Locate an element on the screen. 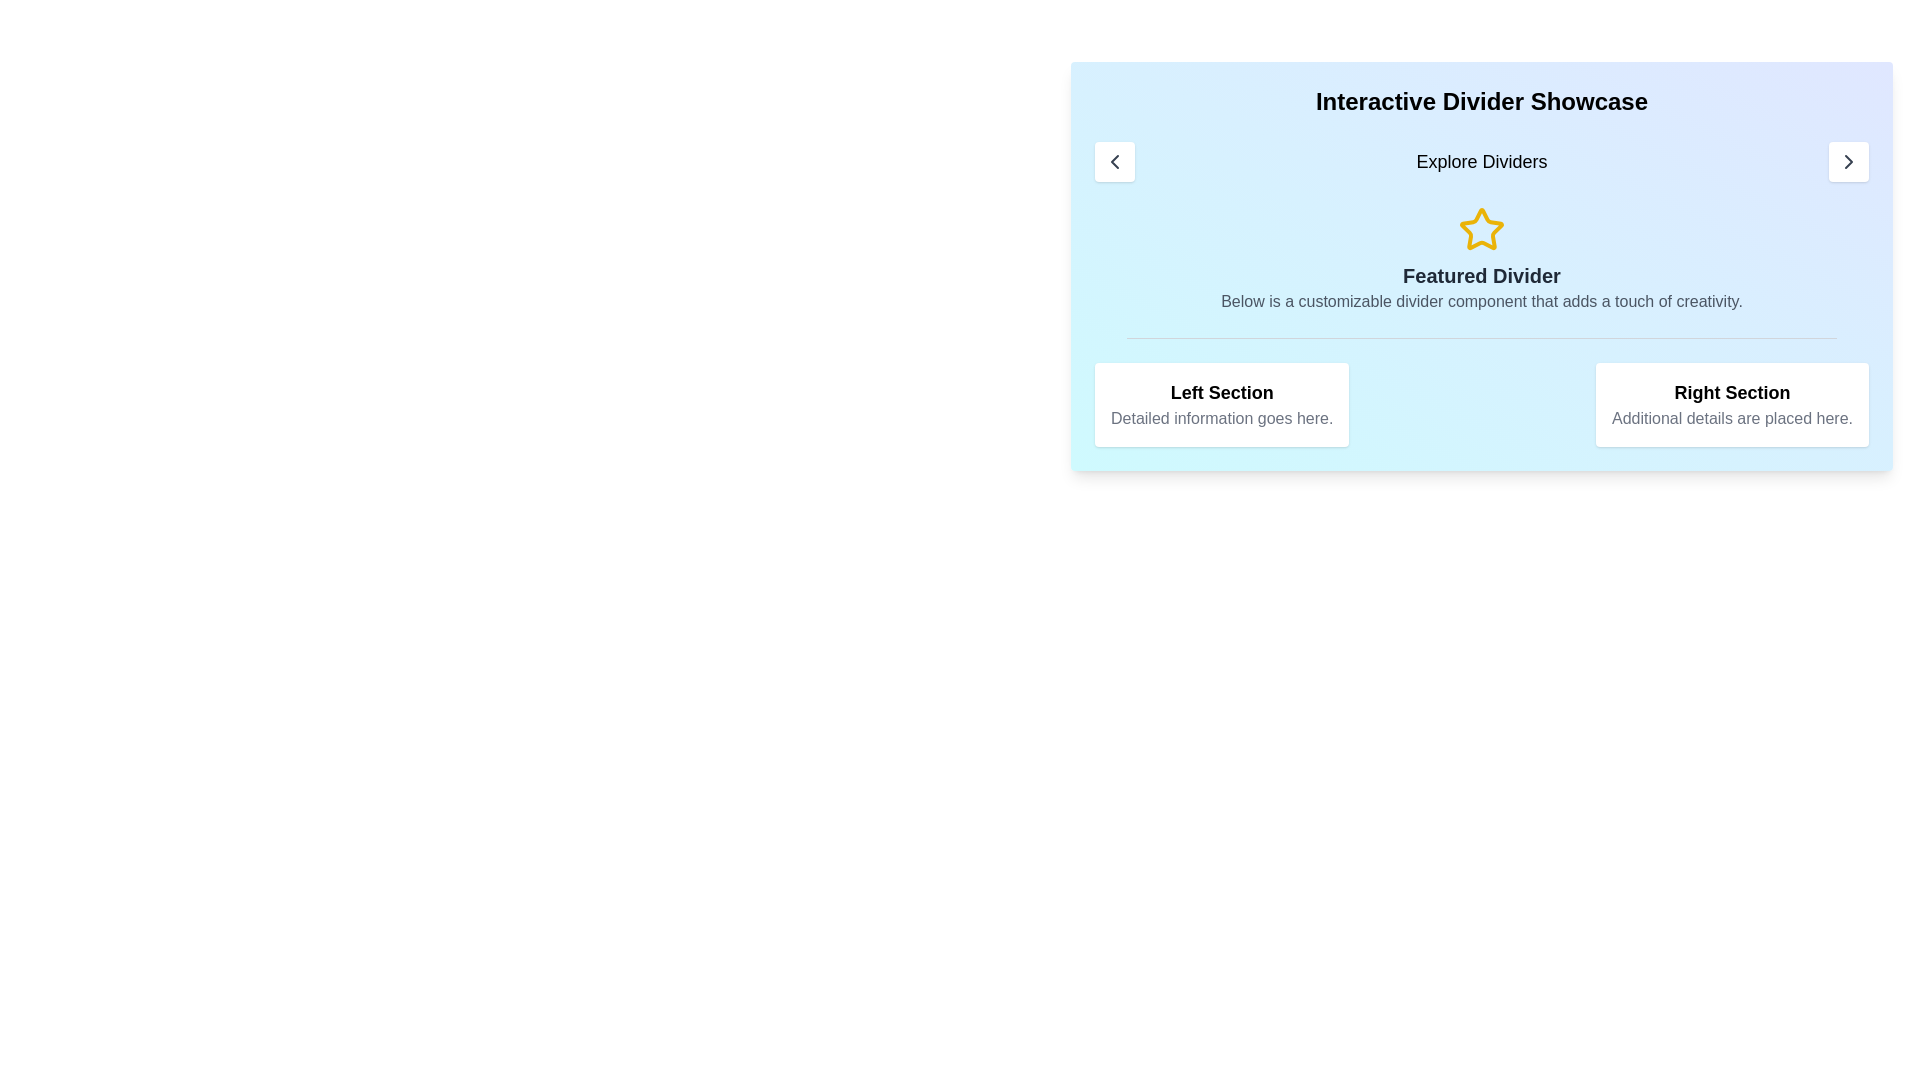 Image resolution: width=1920 pixels, height=1080 pixels. the static text label functioning as a header or title within the user interface, which indicates the subject or category of the content is located at coordinates (1221, 393).